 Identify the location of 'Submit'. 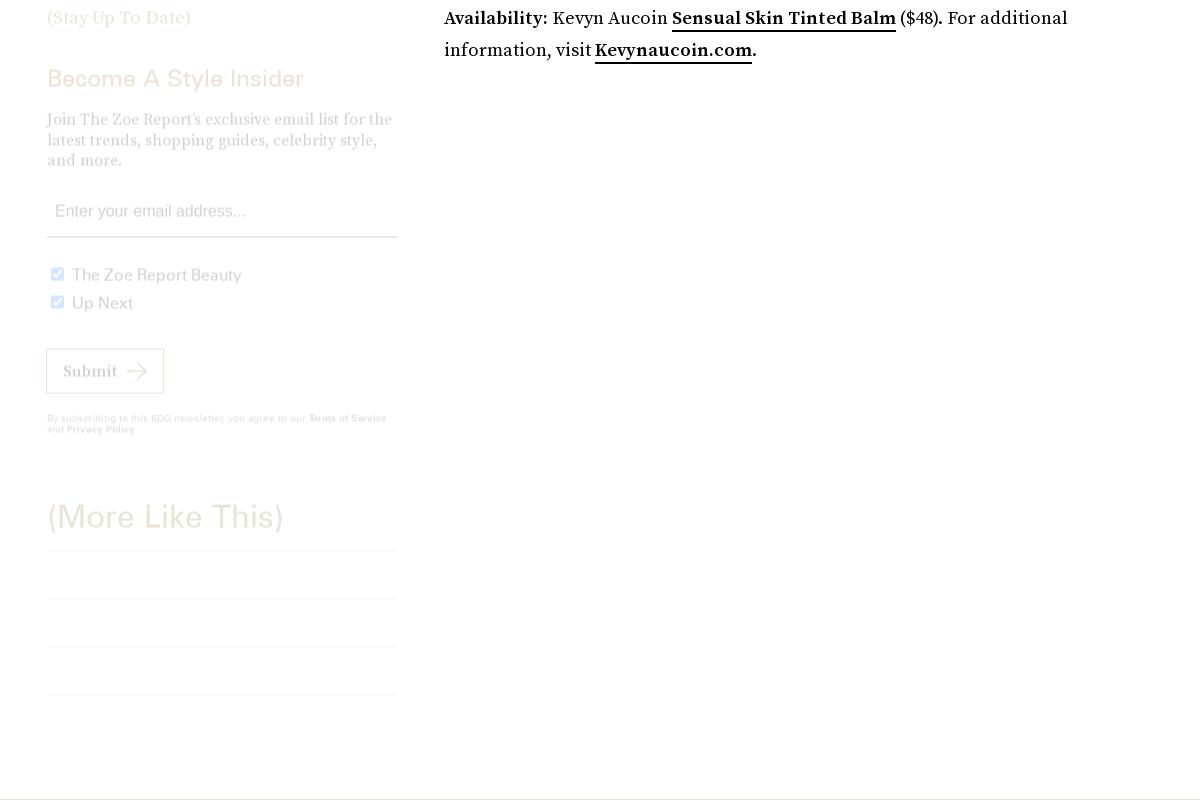
(90, 386).